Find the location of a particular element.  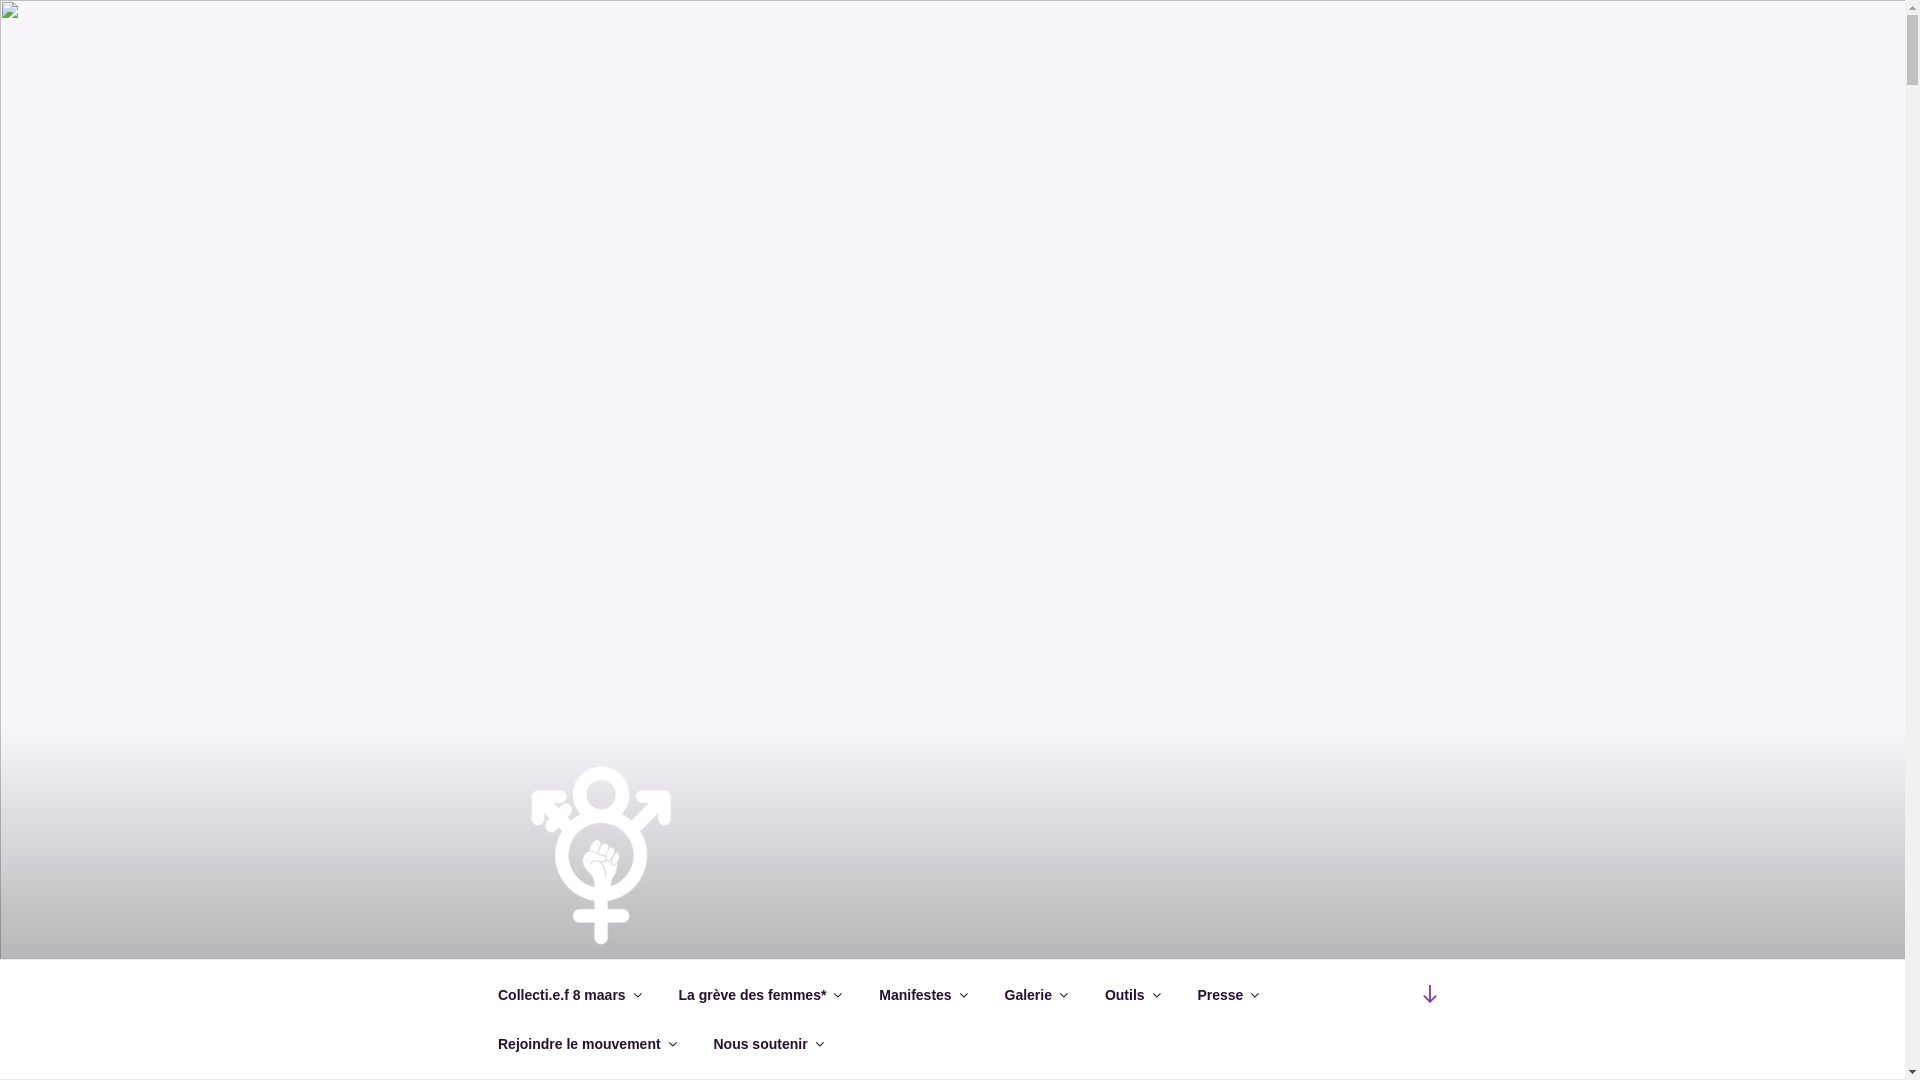

'COLLECTI.E.F 8 MAARS' is located at coordinates (499, 983).